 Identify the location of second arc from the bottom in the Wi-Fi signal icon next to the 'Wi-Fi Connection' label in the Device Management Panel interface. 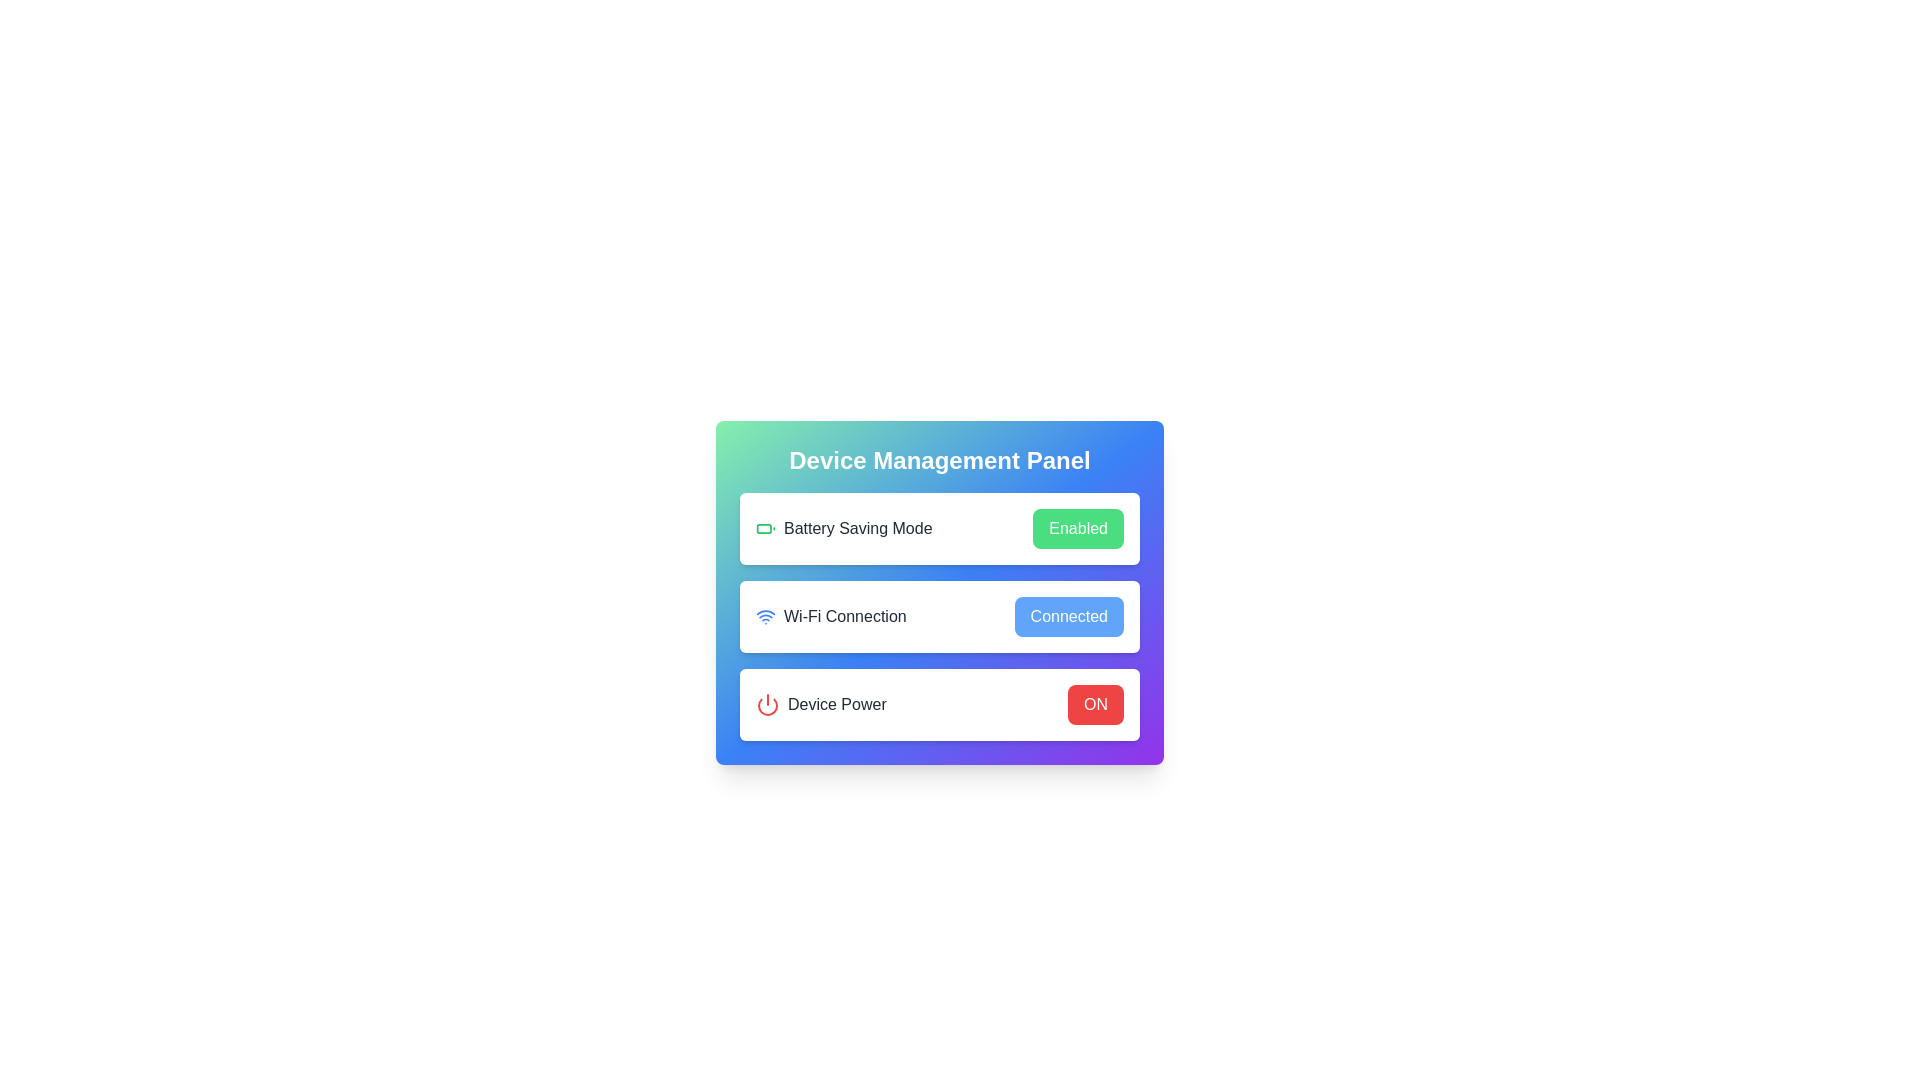
(765, 611).